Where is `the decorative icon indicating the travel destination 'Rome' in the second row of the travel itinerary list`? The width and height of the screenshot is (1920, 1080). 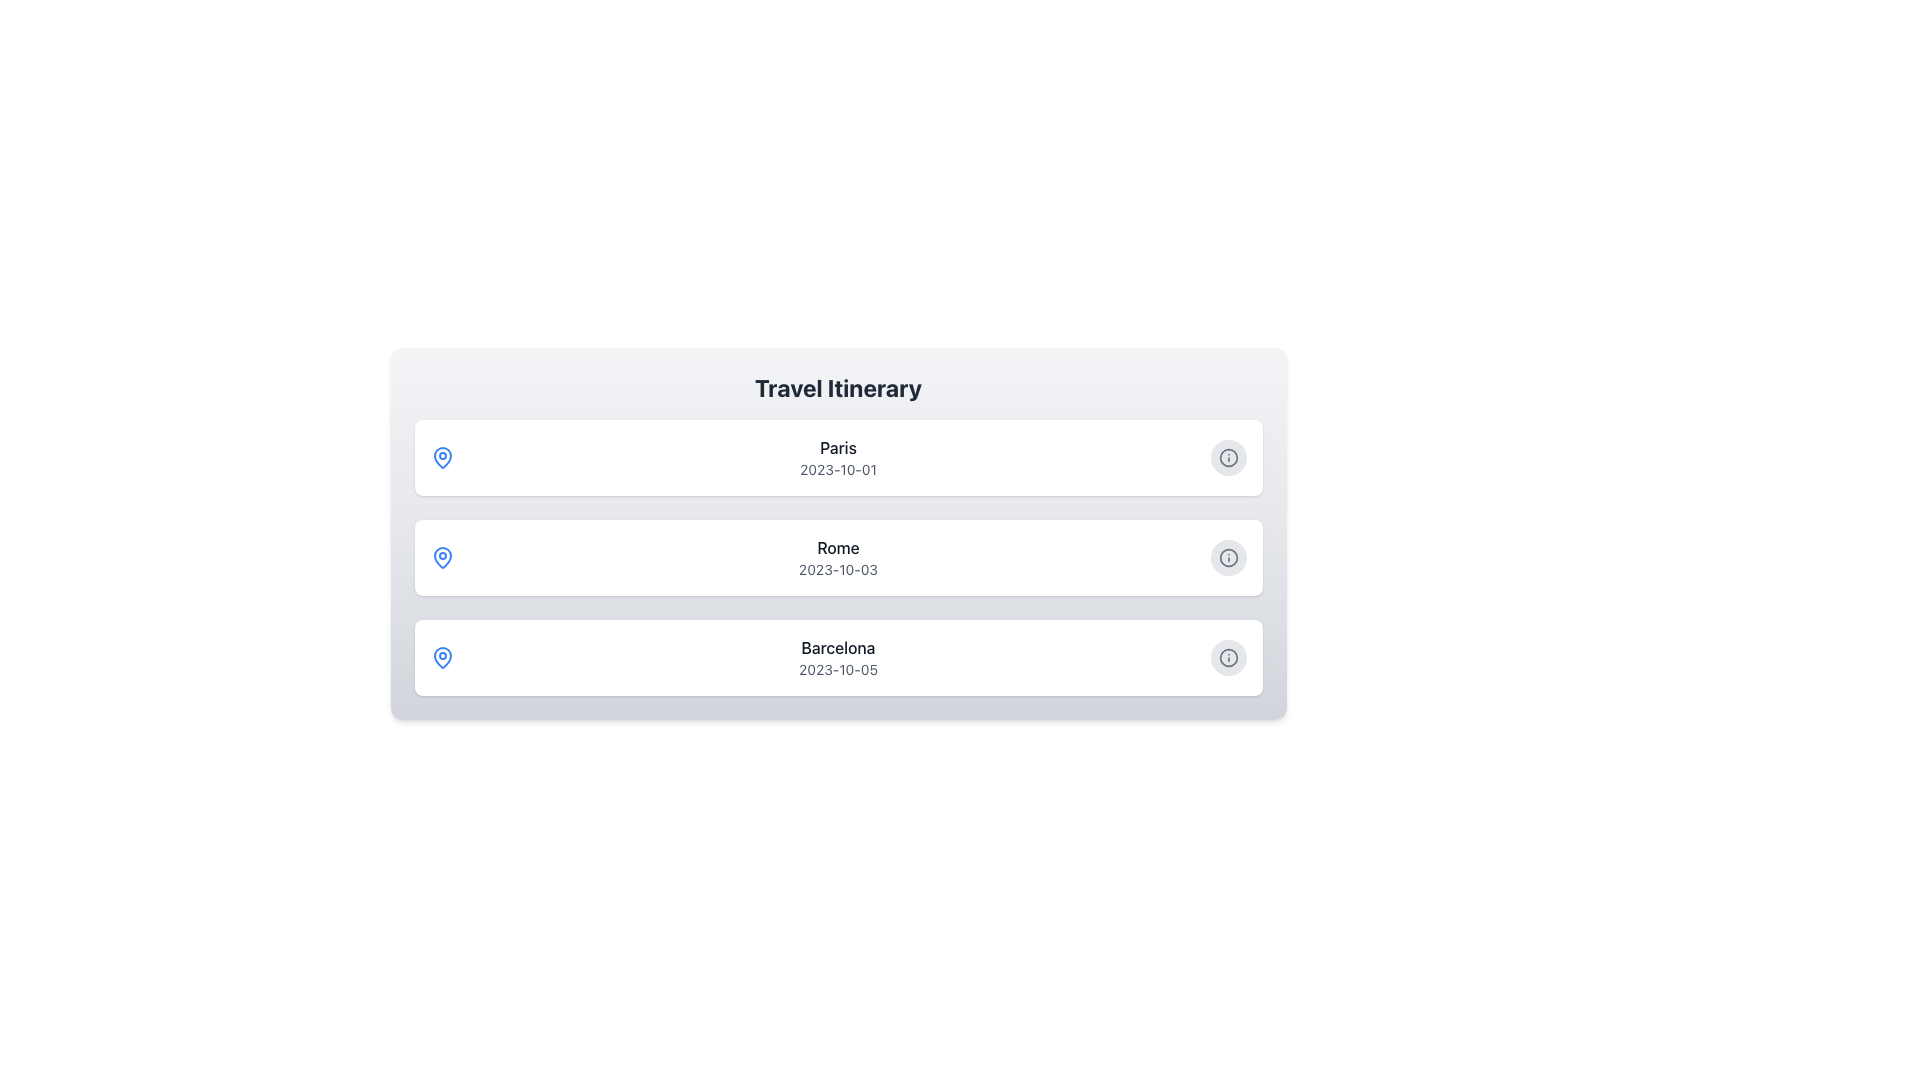 the decorative icon indicating the travel destination 'Rome' in the second row of the travel itinerary list is located at coordinates (441, 558).